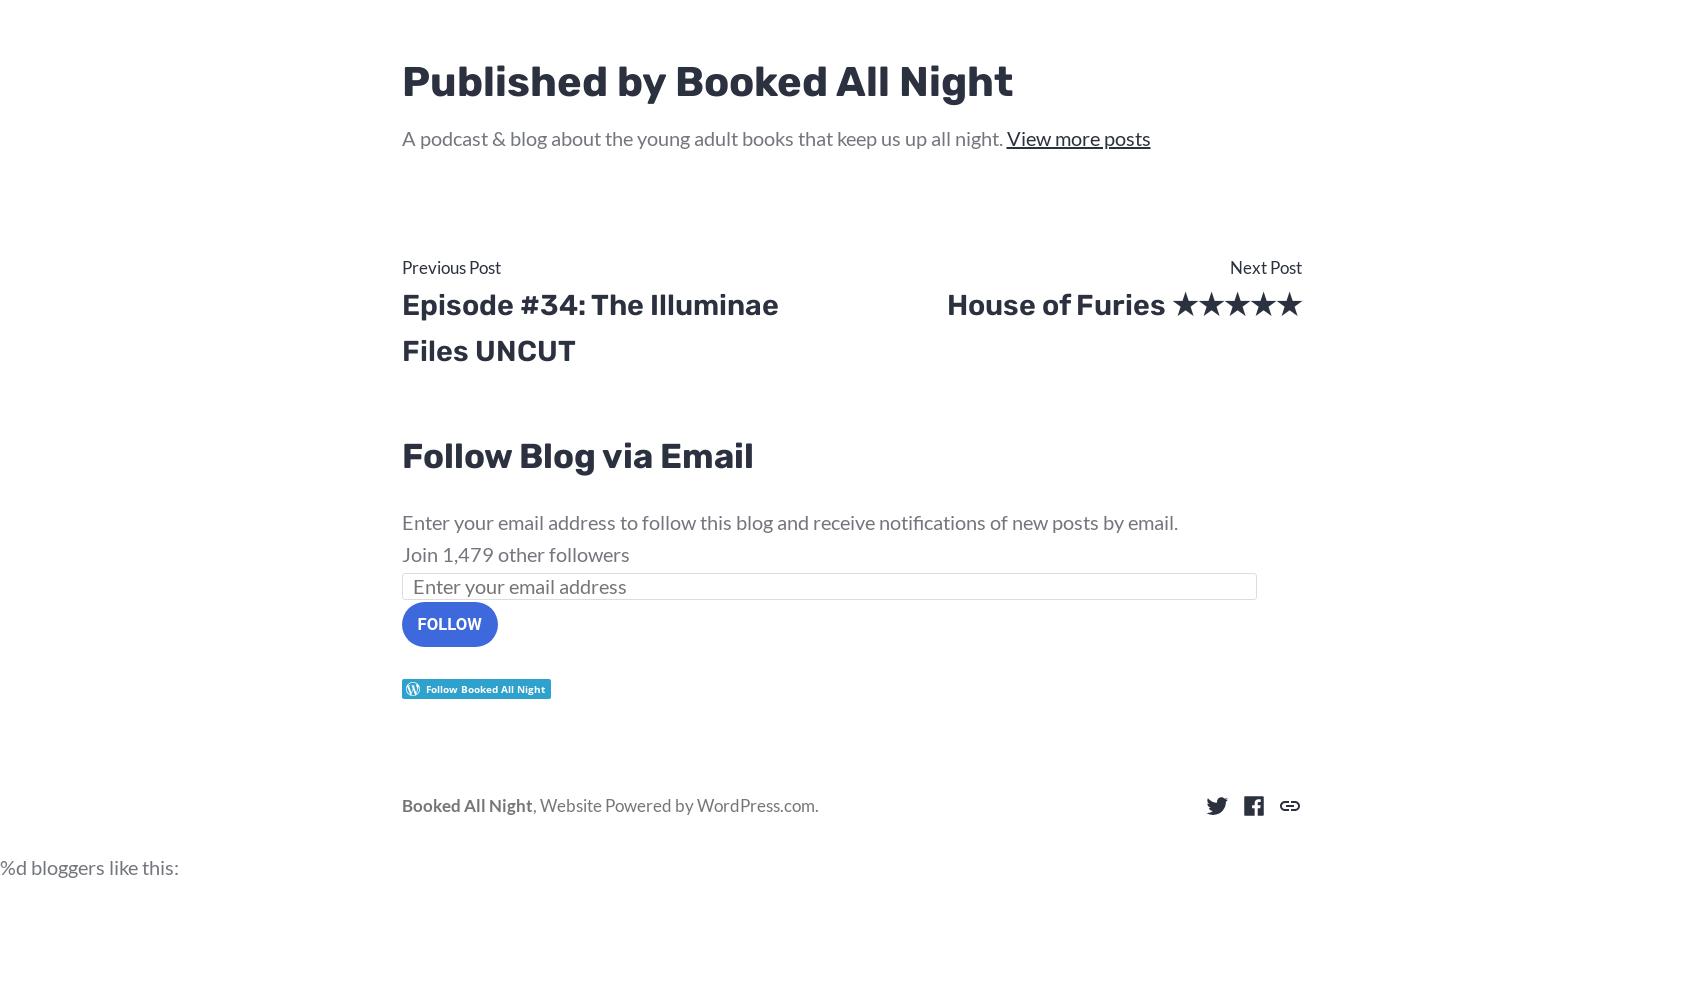  What do you see at coordinates (466, 805) in the screenshot?
I see `'Booked All Night'` at bounding box center [466, 805].